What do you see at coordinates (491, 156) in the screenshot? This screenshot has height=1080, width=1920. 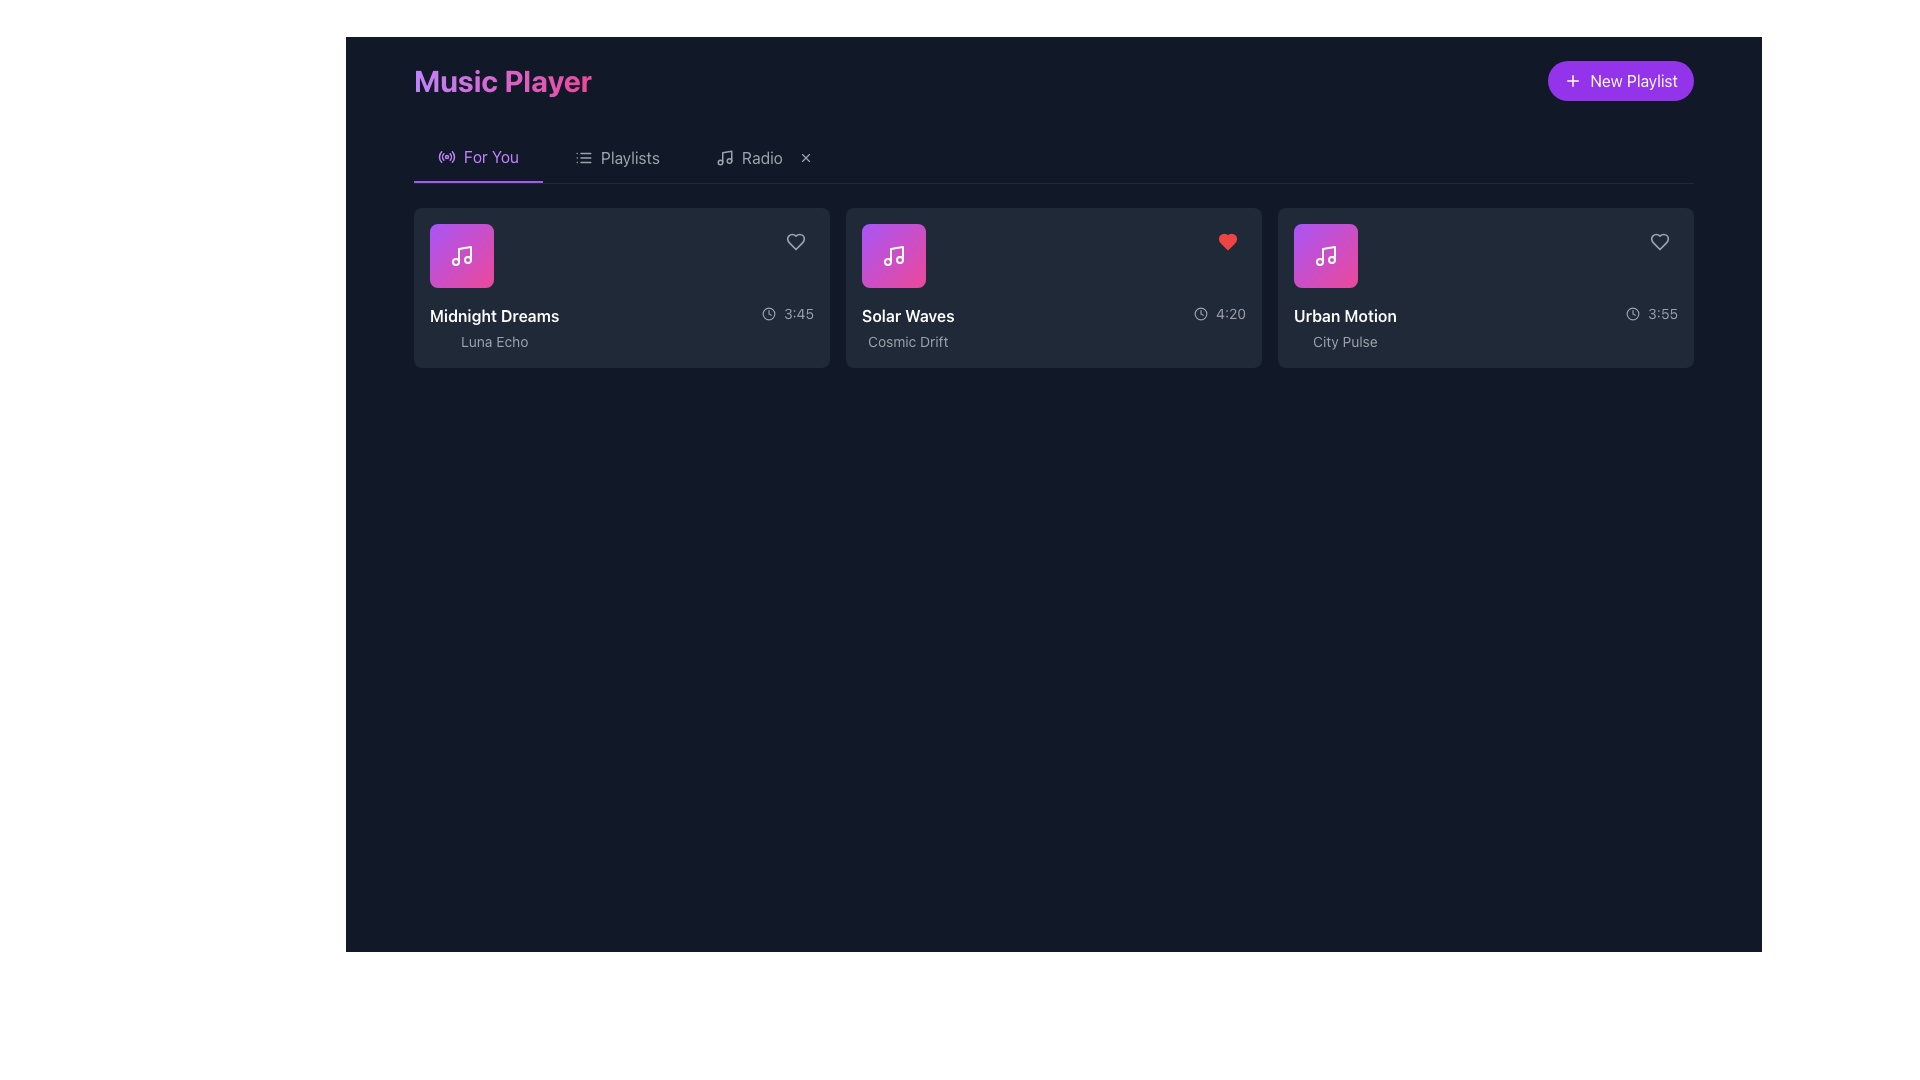 I see `accessibility tools` at bounding box center [491, 156].